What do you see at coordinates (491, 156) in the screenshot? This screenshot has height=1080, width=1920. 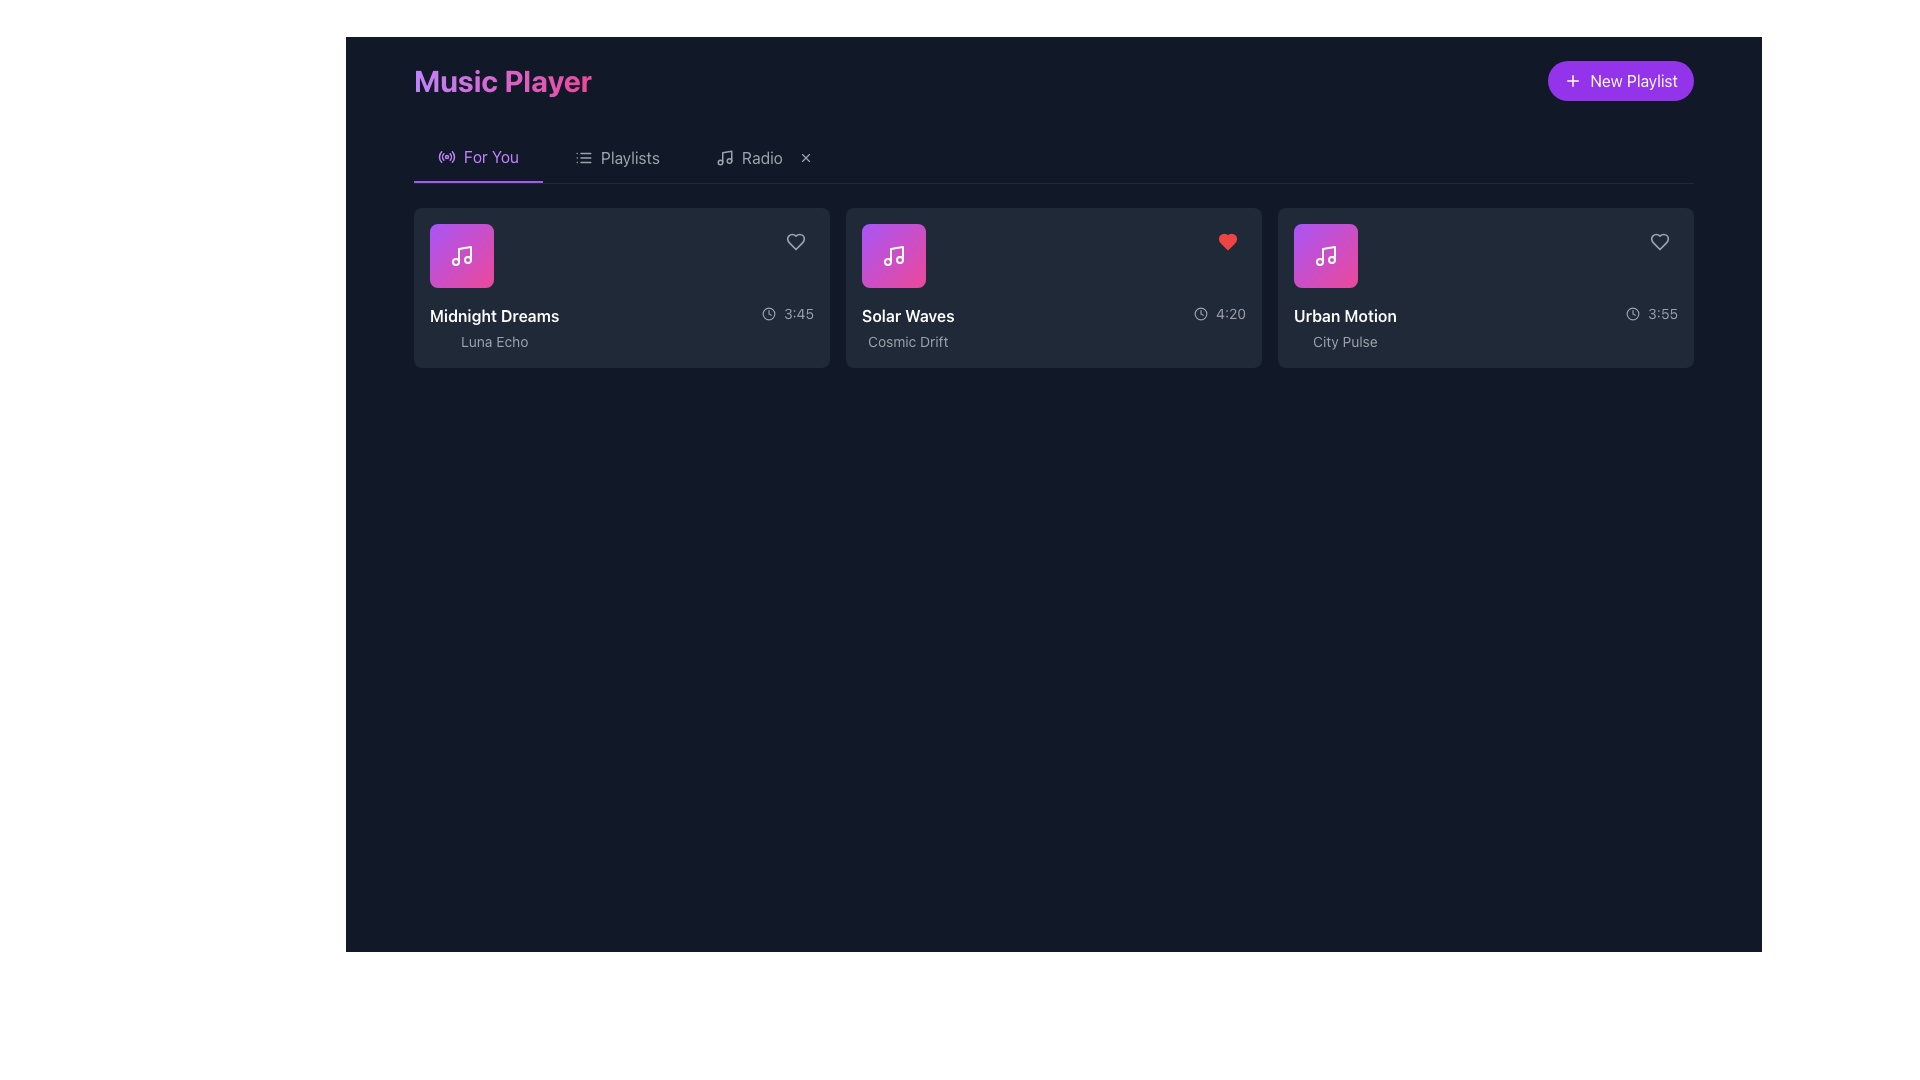 I see `accessibility tools` at bounding box center [491, 156].